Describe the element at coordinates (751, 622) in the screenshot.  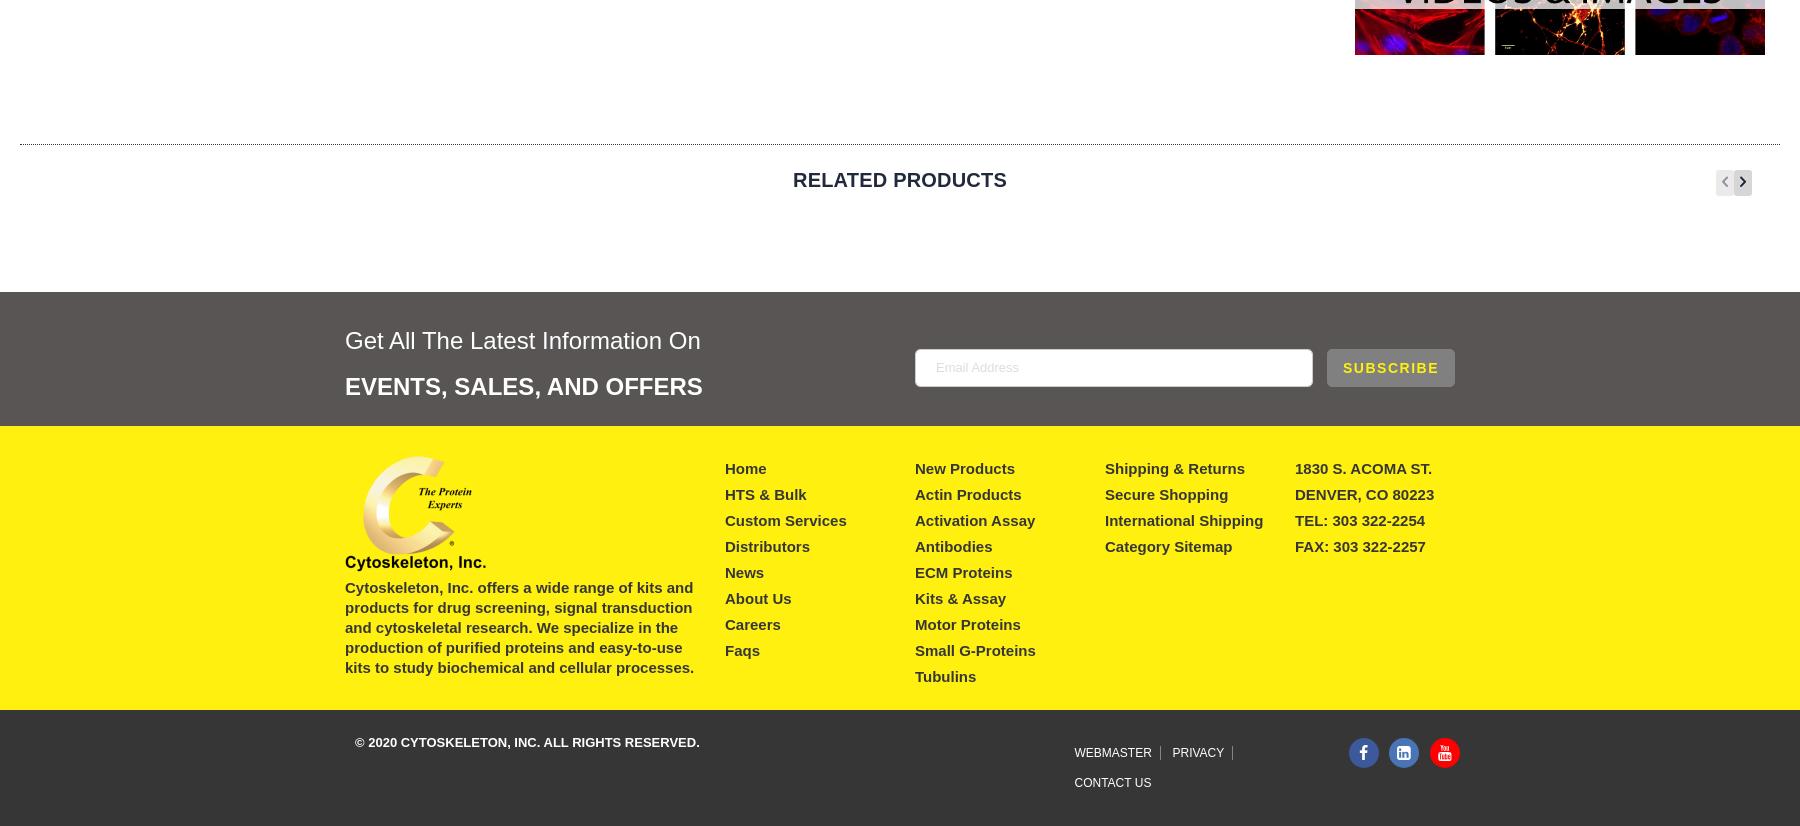
I see `'Careers'` at that location.